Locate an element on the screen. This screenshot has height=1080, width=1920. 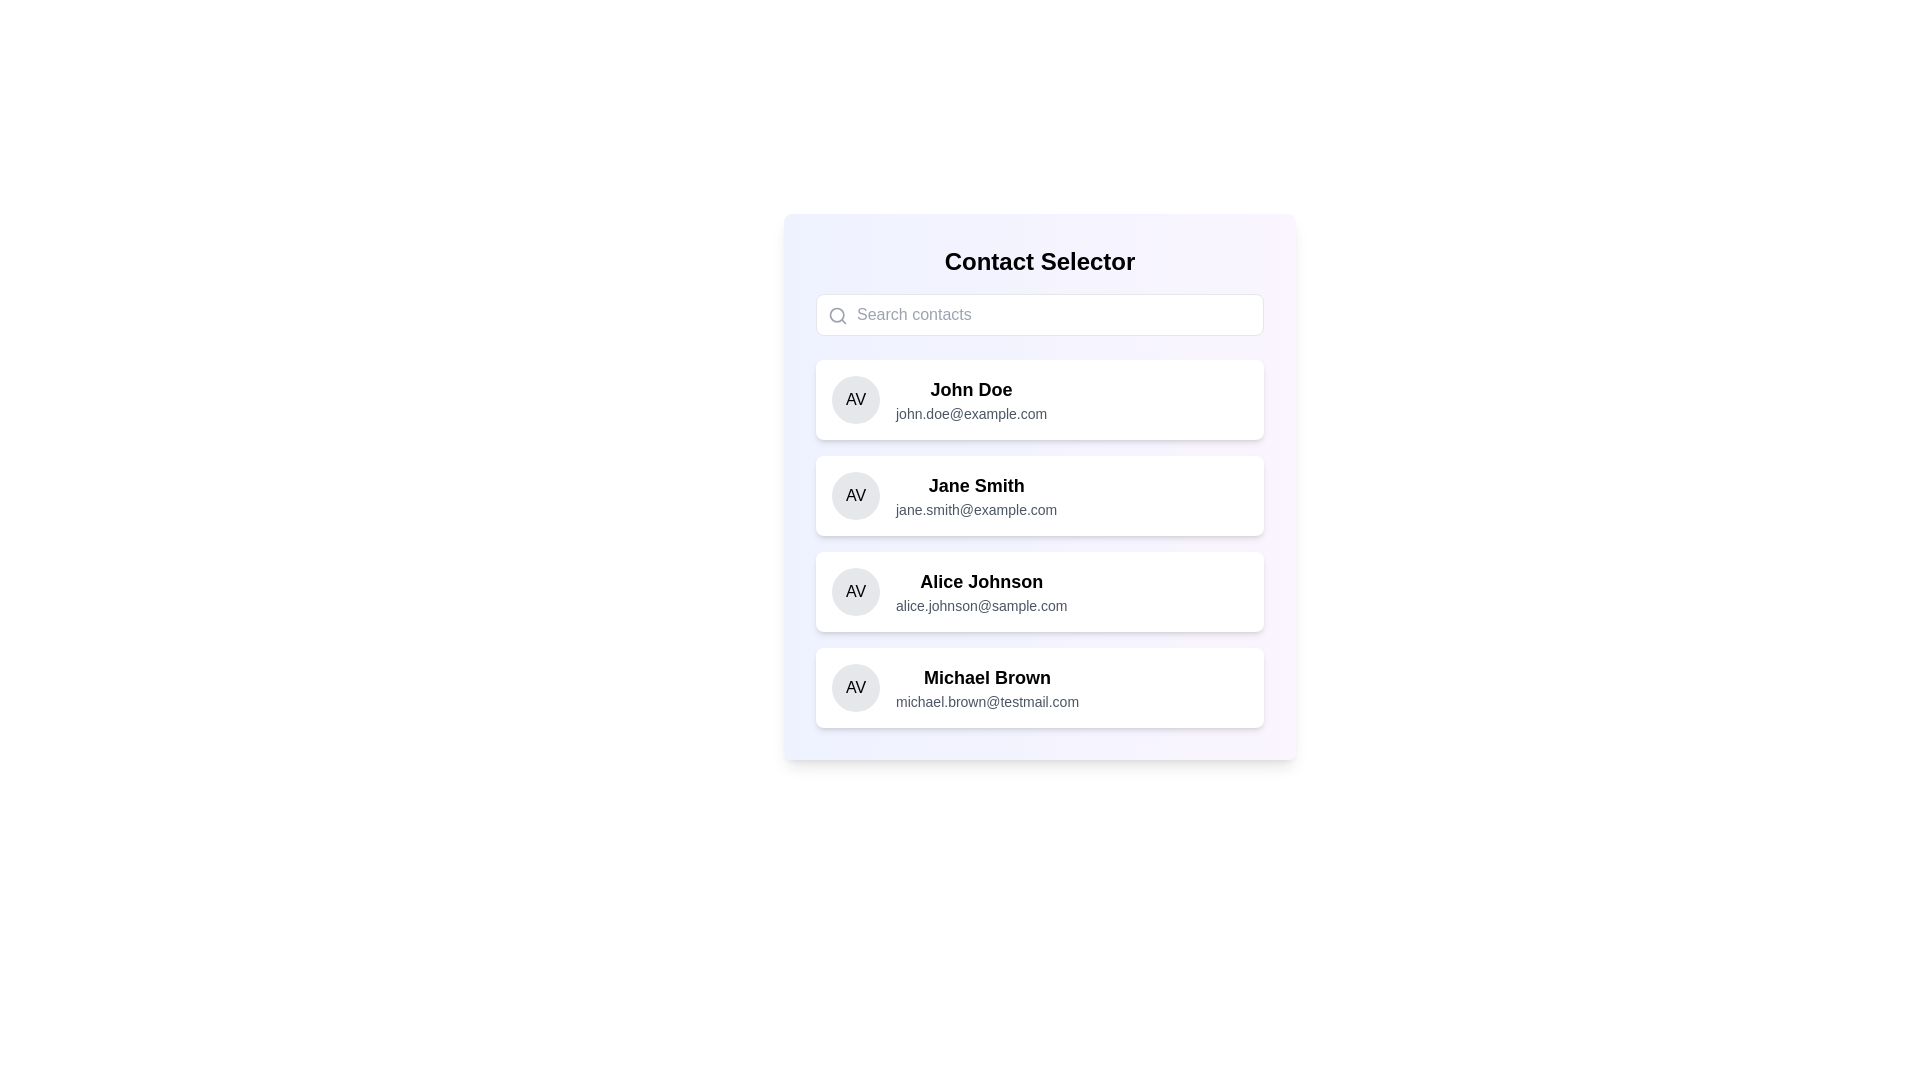
the text display area that shows the name and email address of a contact, located in the third contact card in the contact list interface, adjacent to the circular 'AV' initials is located at coordinates (981, 590).